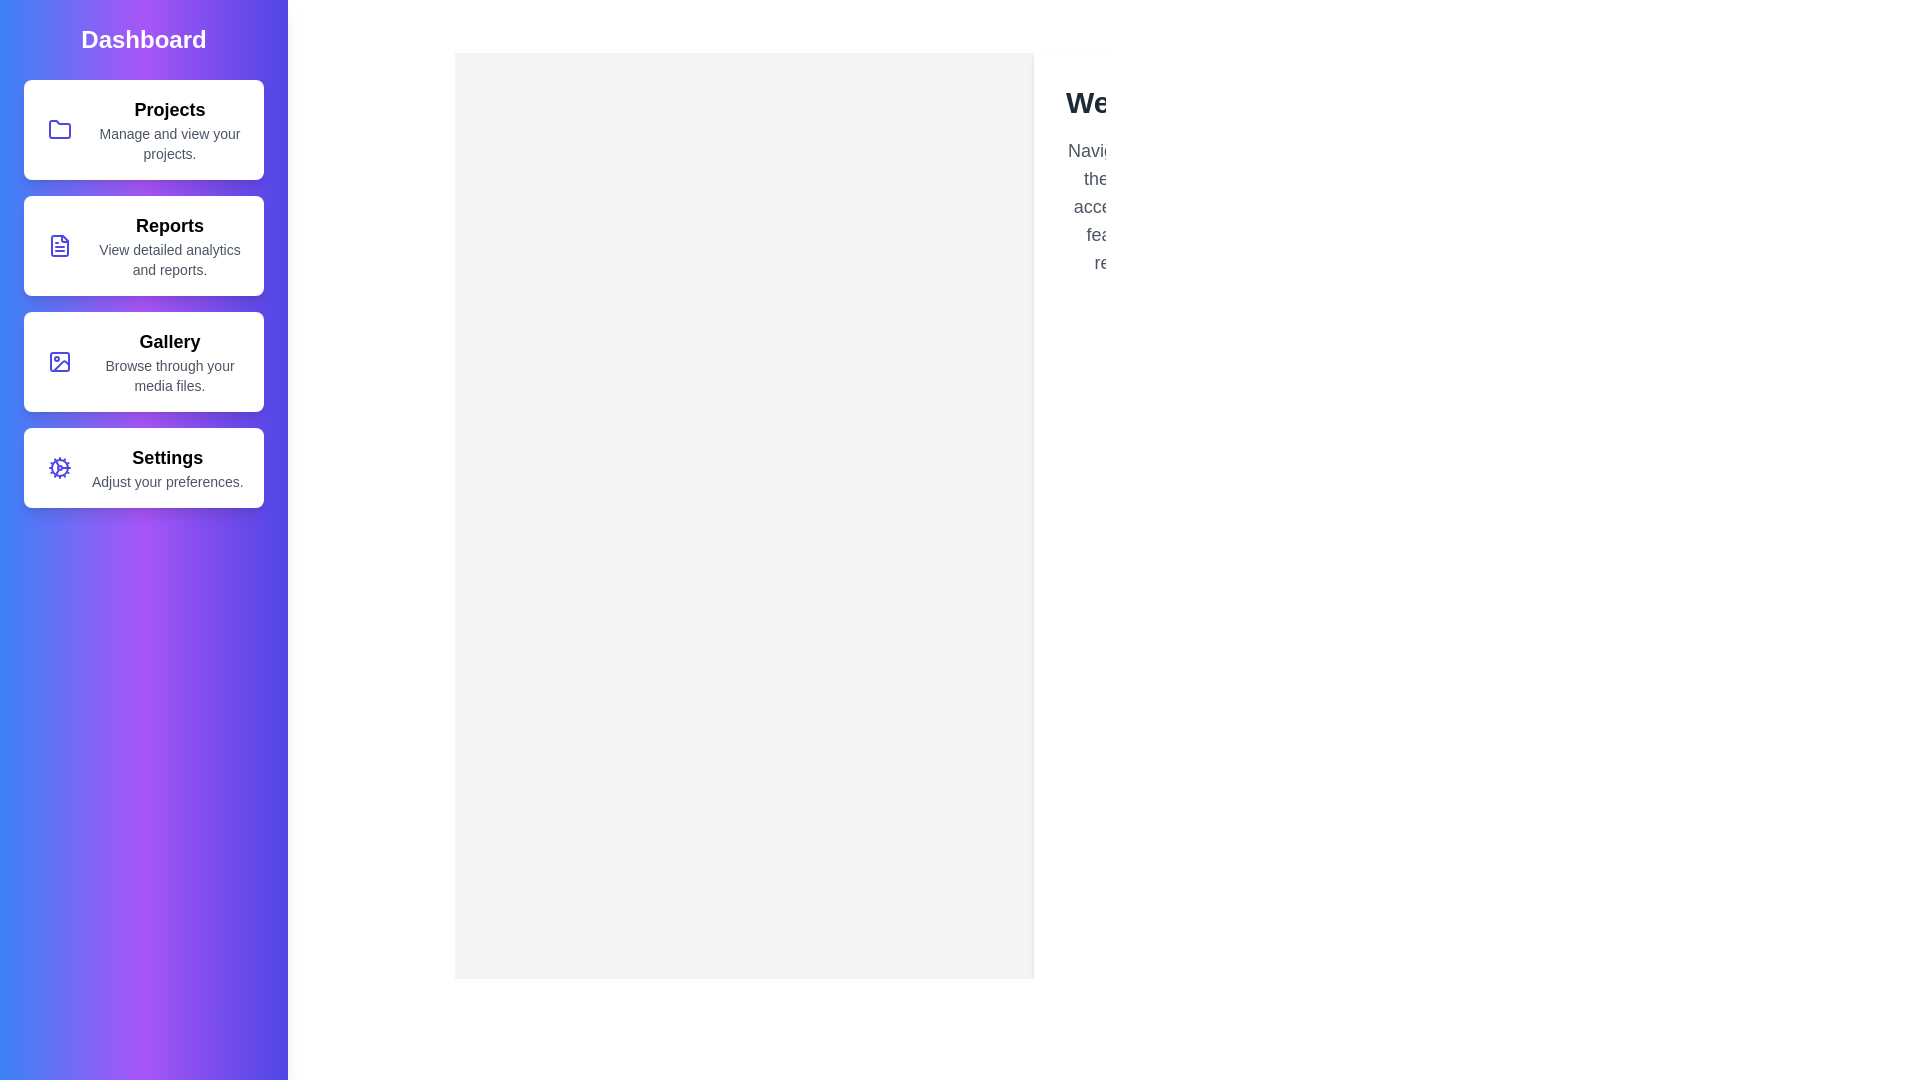 Image resolution: width=1920 pixels, height=1080 pixels. What do you see at coordinates (143, 362) in the screenshot?
I see `the 'Gallery' section to browse media files` at bounding box center [143, 362].